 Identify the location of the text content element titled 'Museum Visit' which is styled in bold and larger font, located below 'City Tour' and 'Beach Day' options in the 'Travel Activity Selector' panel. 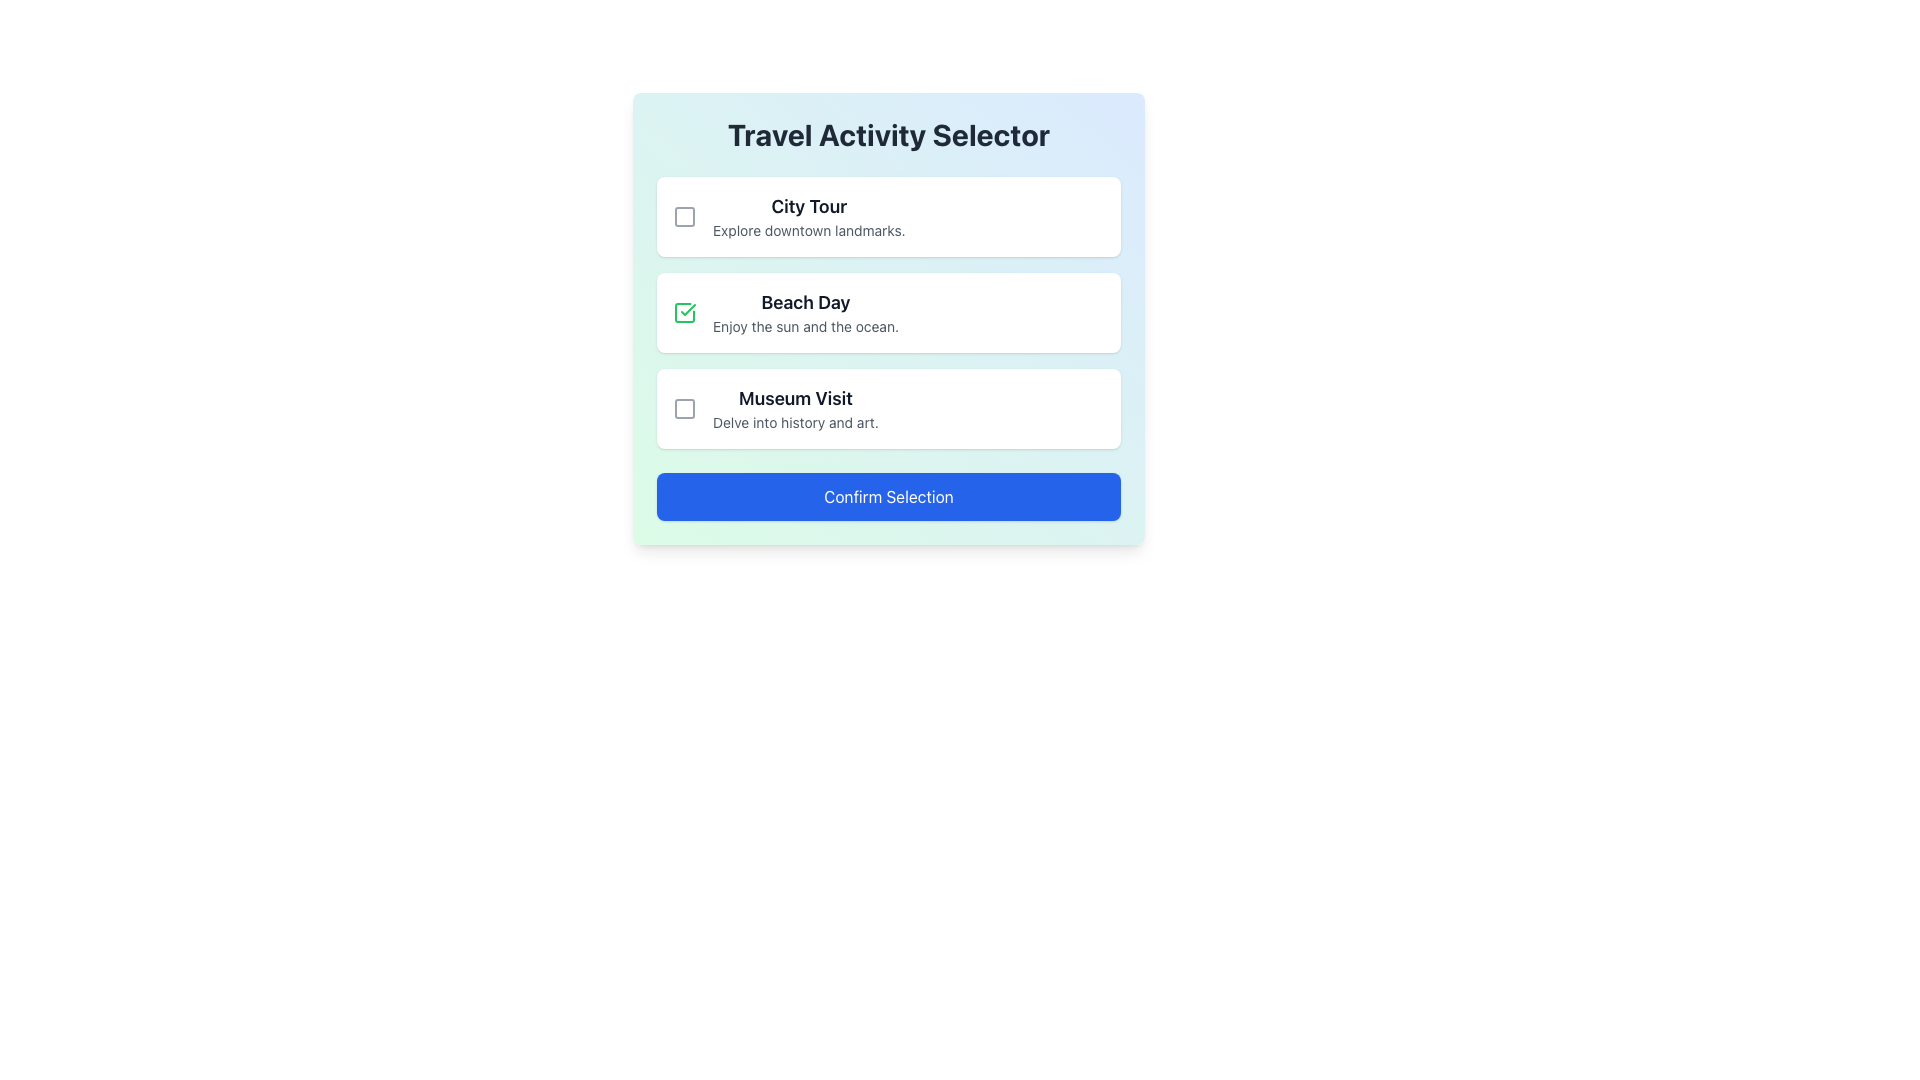
(794, 407).